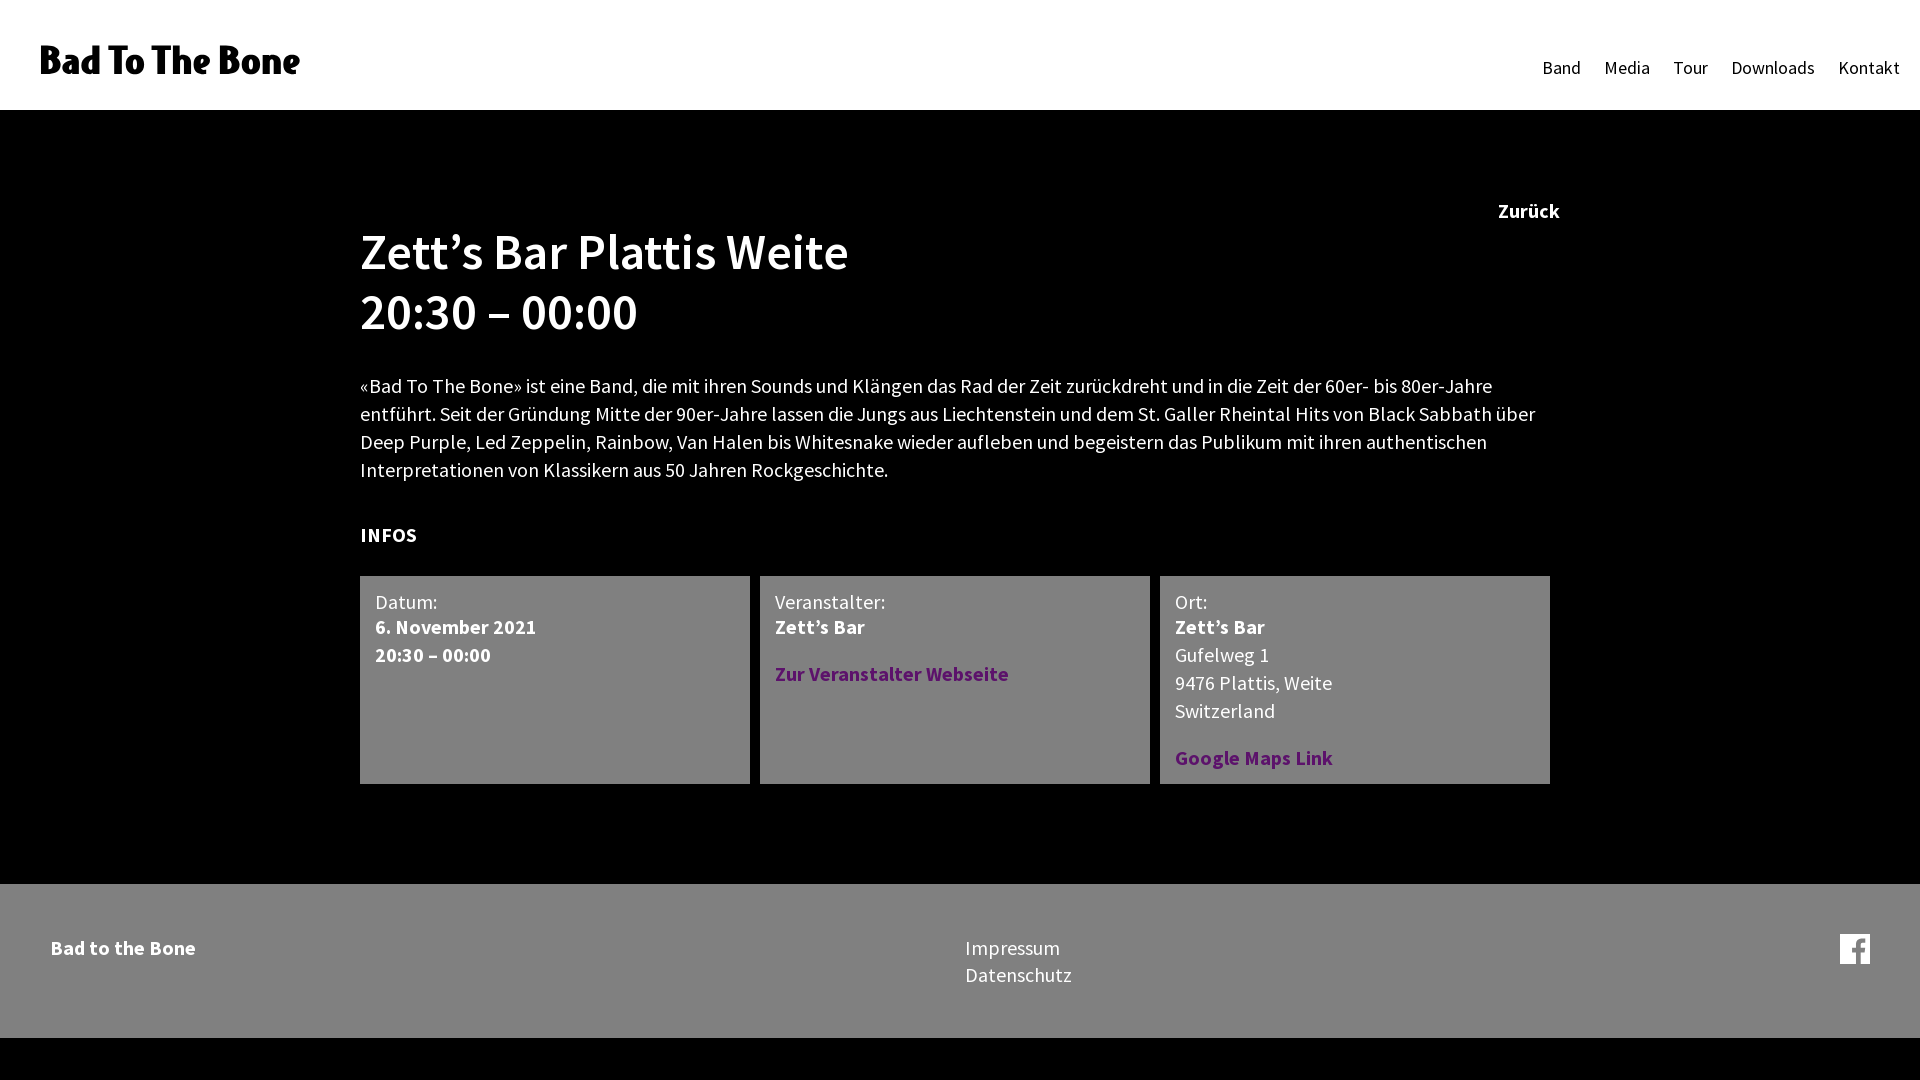 Image resolution: width=1920 pixels, height=1080 pixels. Describe the element at coordinates (1011, 946) in the screenshot. I see `'Impressum'` at that location.